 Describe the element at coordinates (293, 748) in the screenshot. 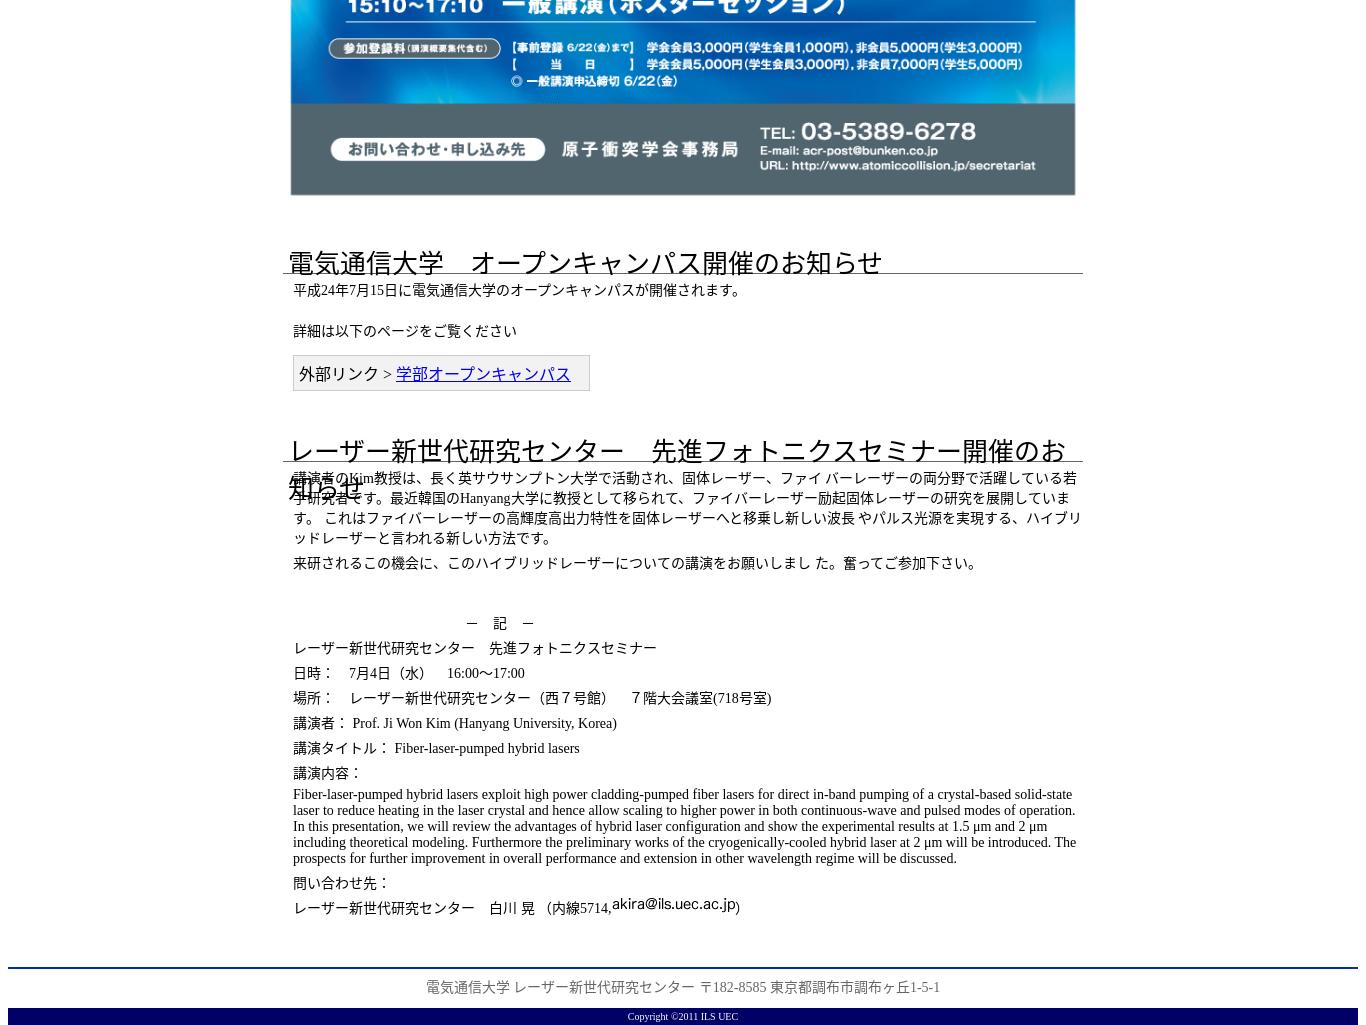

I see `'講演タイトル： Fiber-laser-pumped hybrid lasers'` at that location.